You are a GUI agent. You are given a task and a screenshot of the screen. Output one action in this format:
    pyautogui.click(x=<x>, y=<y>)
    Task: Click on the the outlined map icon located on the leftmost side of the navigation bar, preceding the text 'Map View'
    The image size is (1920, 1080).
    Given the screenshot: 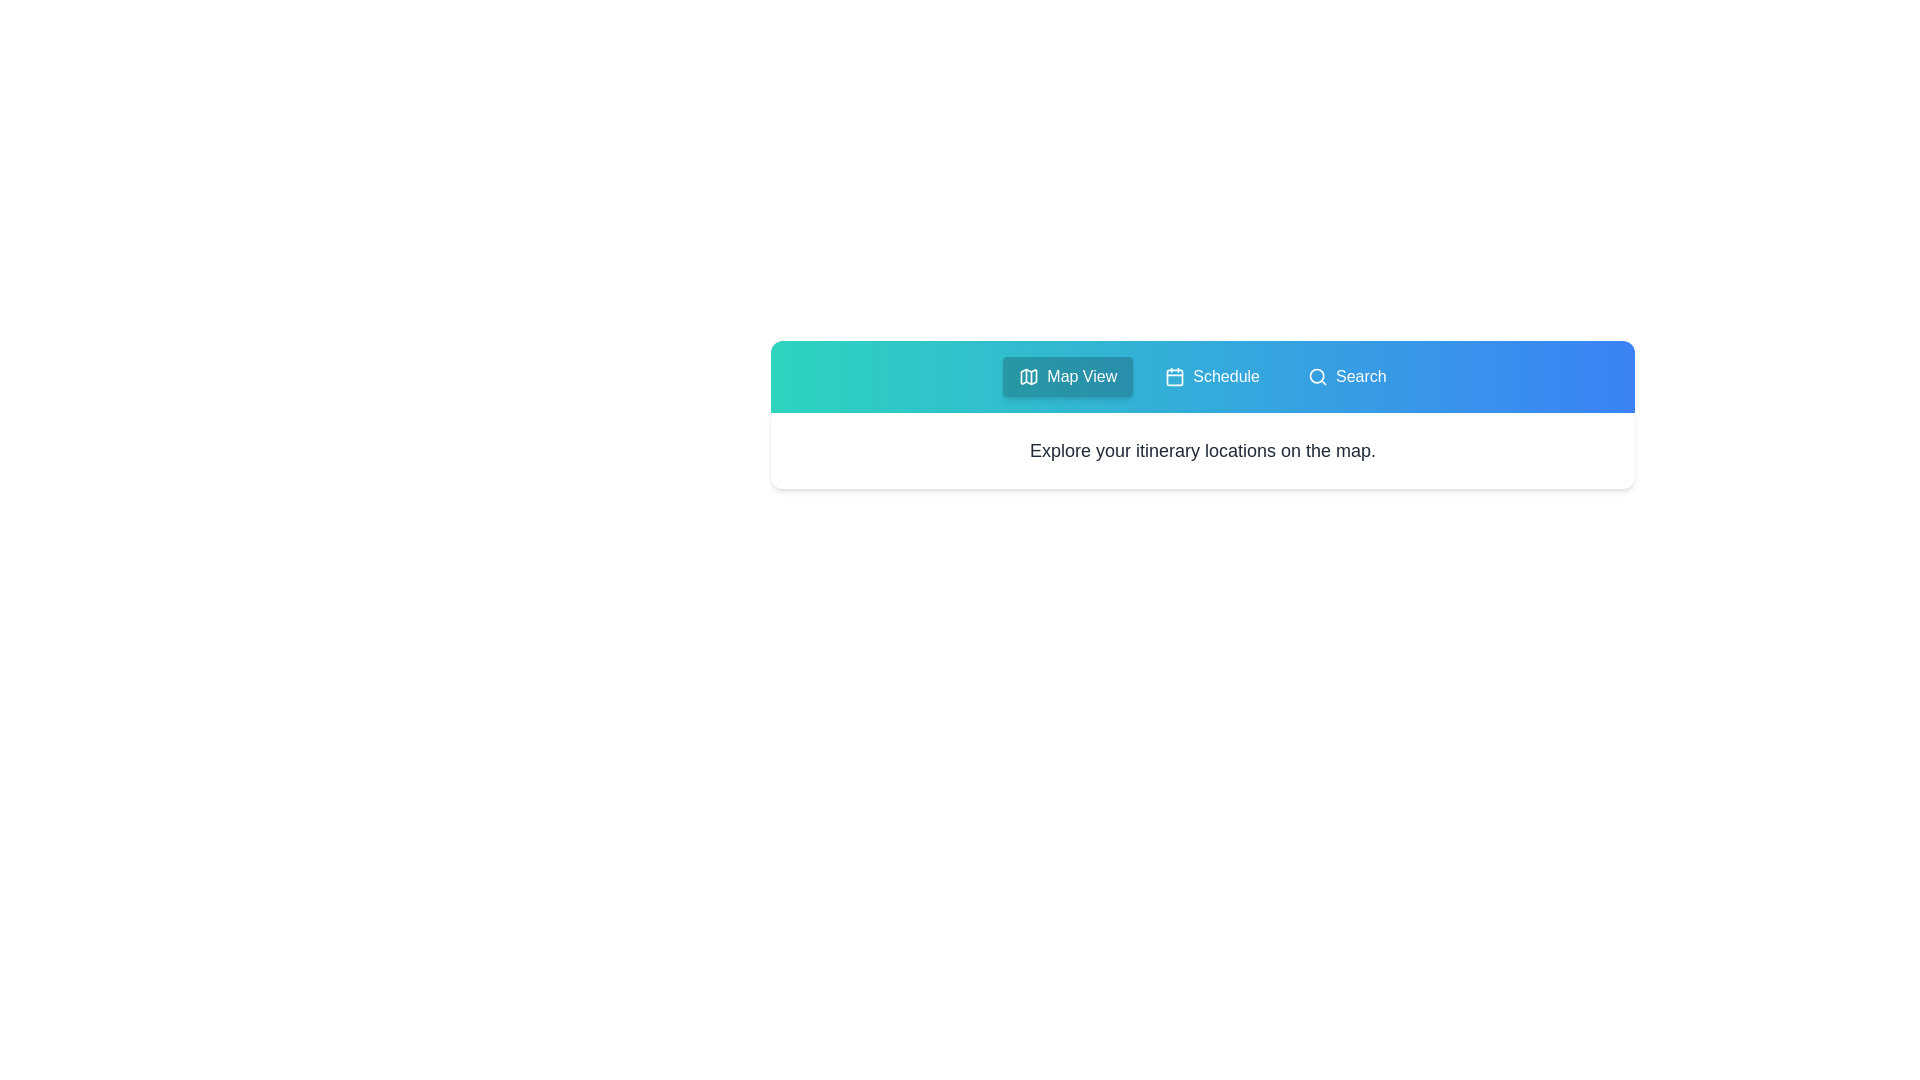 What is the action you would take?
    pyautogui.click(x=1029, y=377)
    